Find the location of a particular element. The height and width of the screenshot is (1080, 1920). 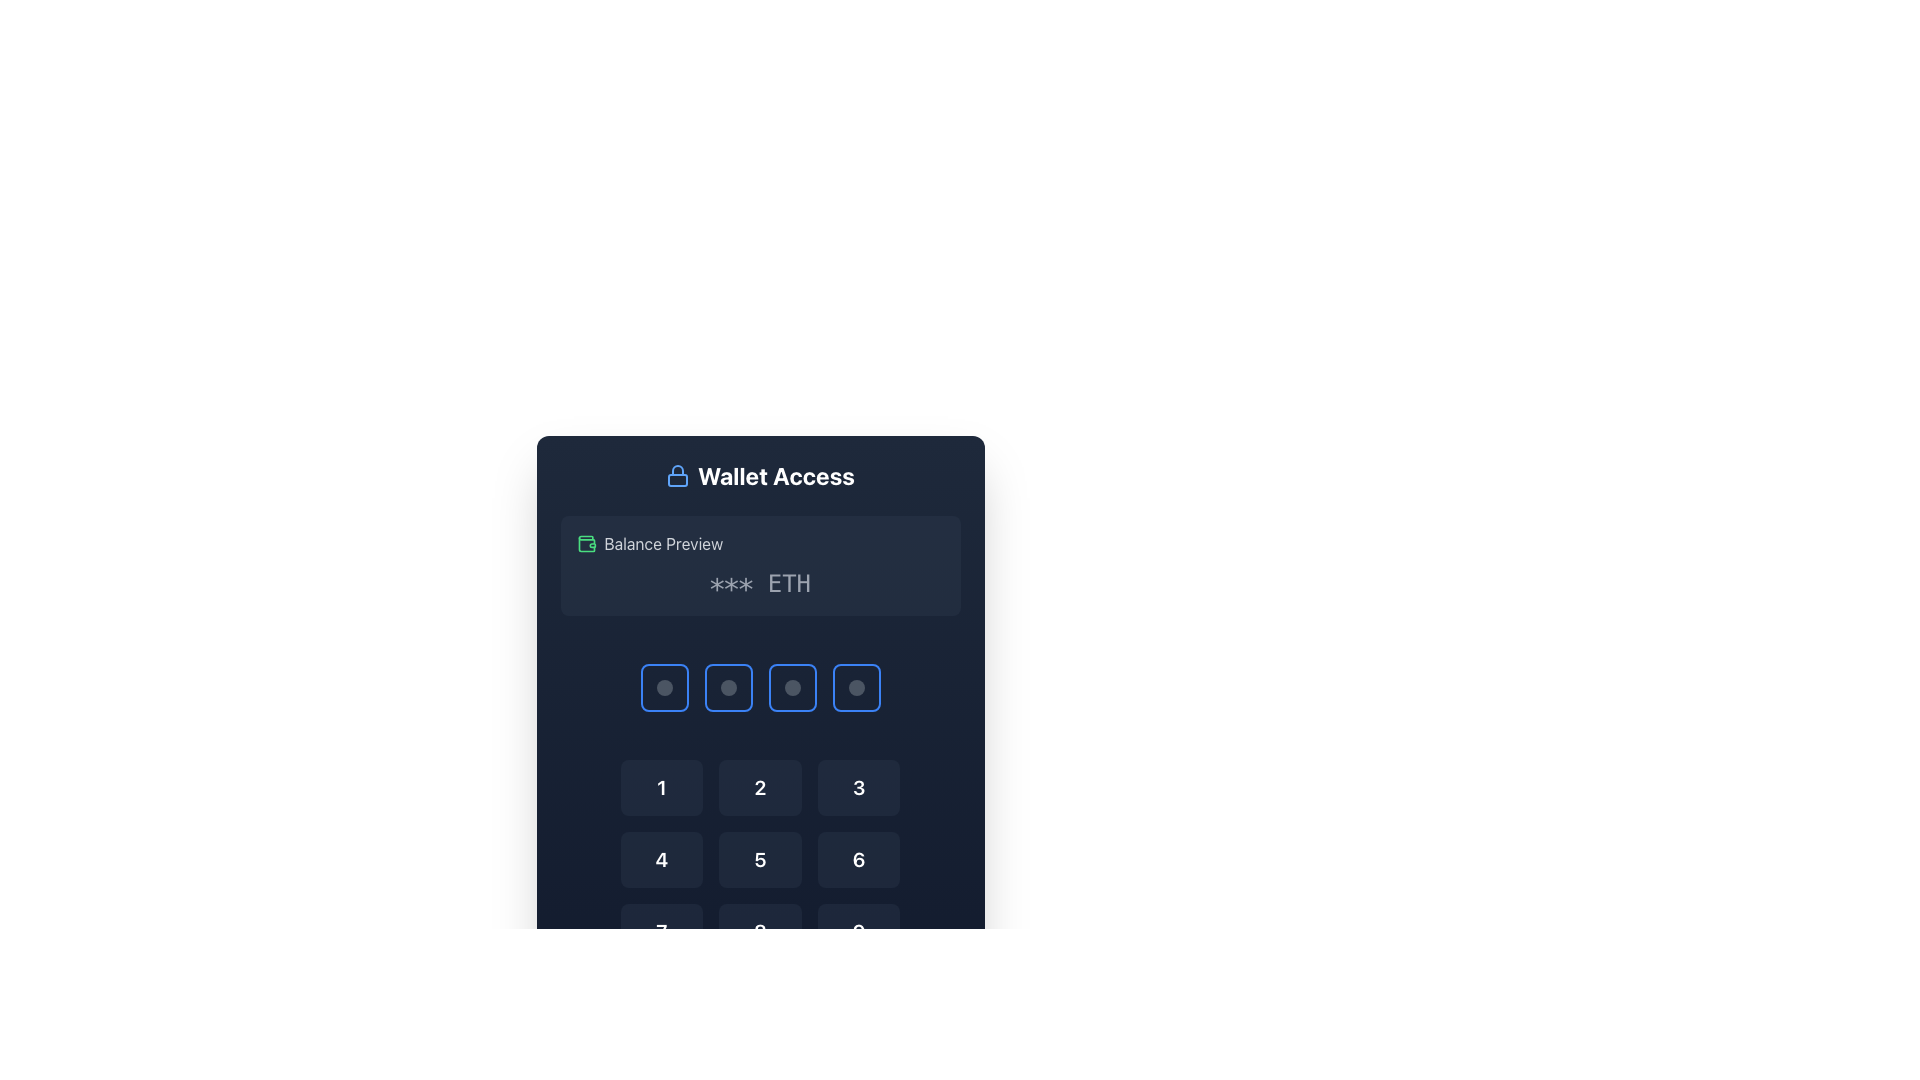

the lock icon indicating security permissions next to 'Wallet Access' for potential tooltip display is located at coordinates (678, 475).